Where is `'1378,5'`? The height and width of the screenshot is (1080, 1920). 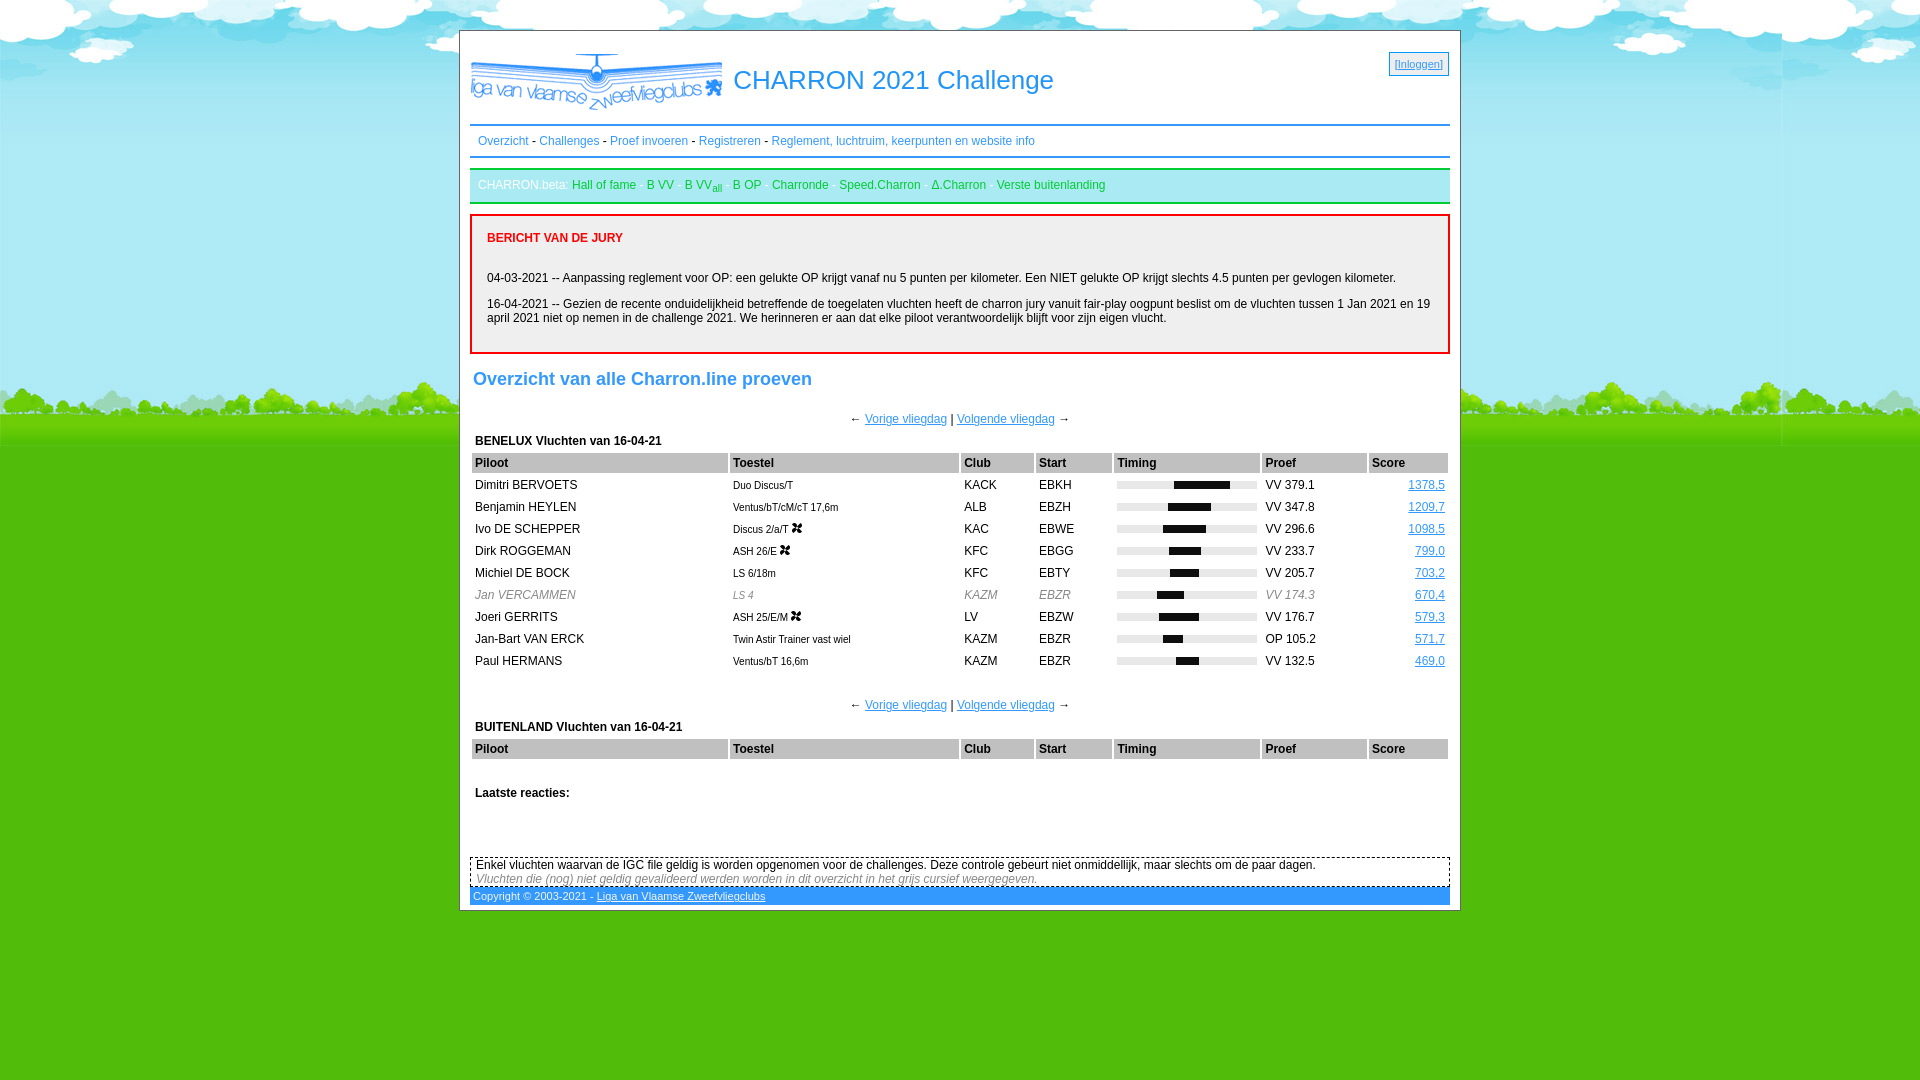
'1378,5' is located at coordinates (1425, 485).